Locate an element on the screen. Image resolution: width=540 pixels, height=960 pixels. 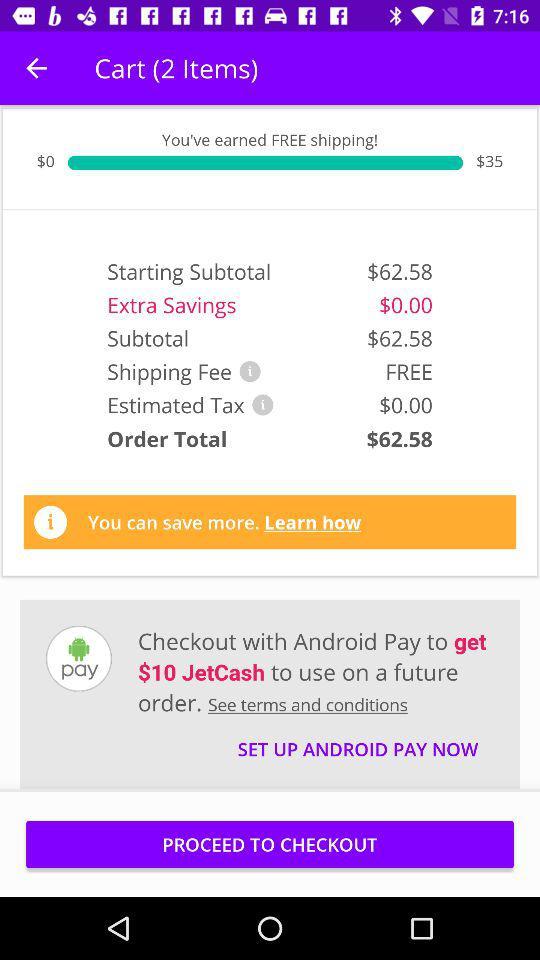
the icon below the checkout with android item is located at coordinates (356, 739).